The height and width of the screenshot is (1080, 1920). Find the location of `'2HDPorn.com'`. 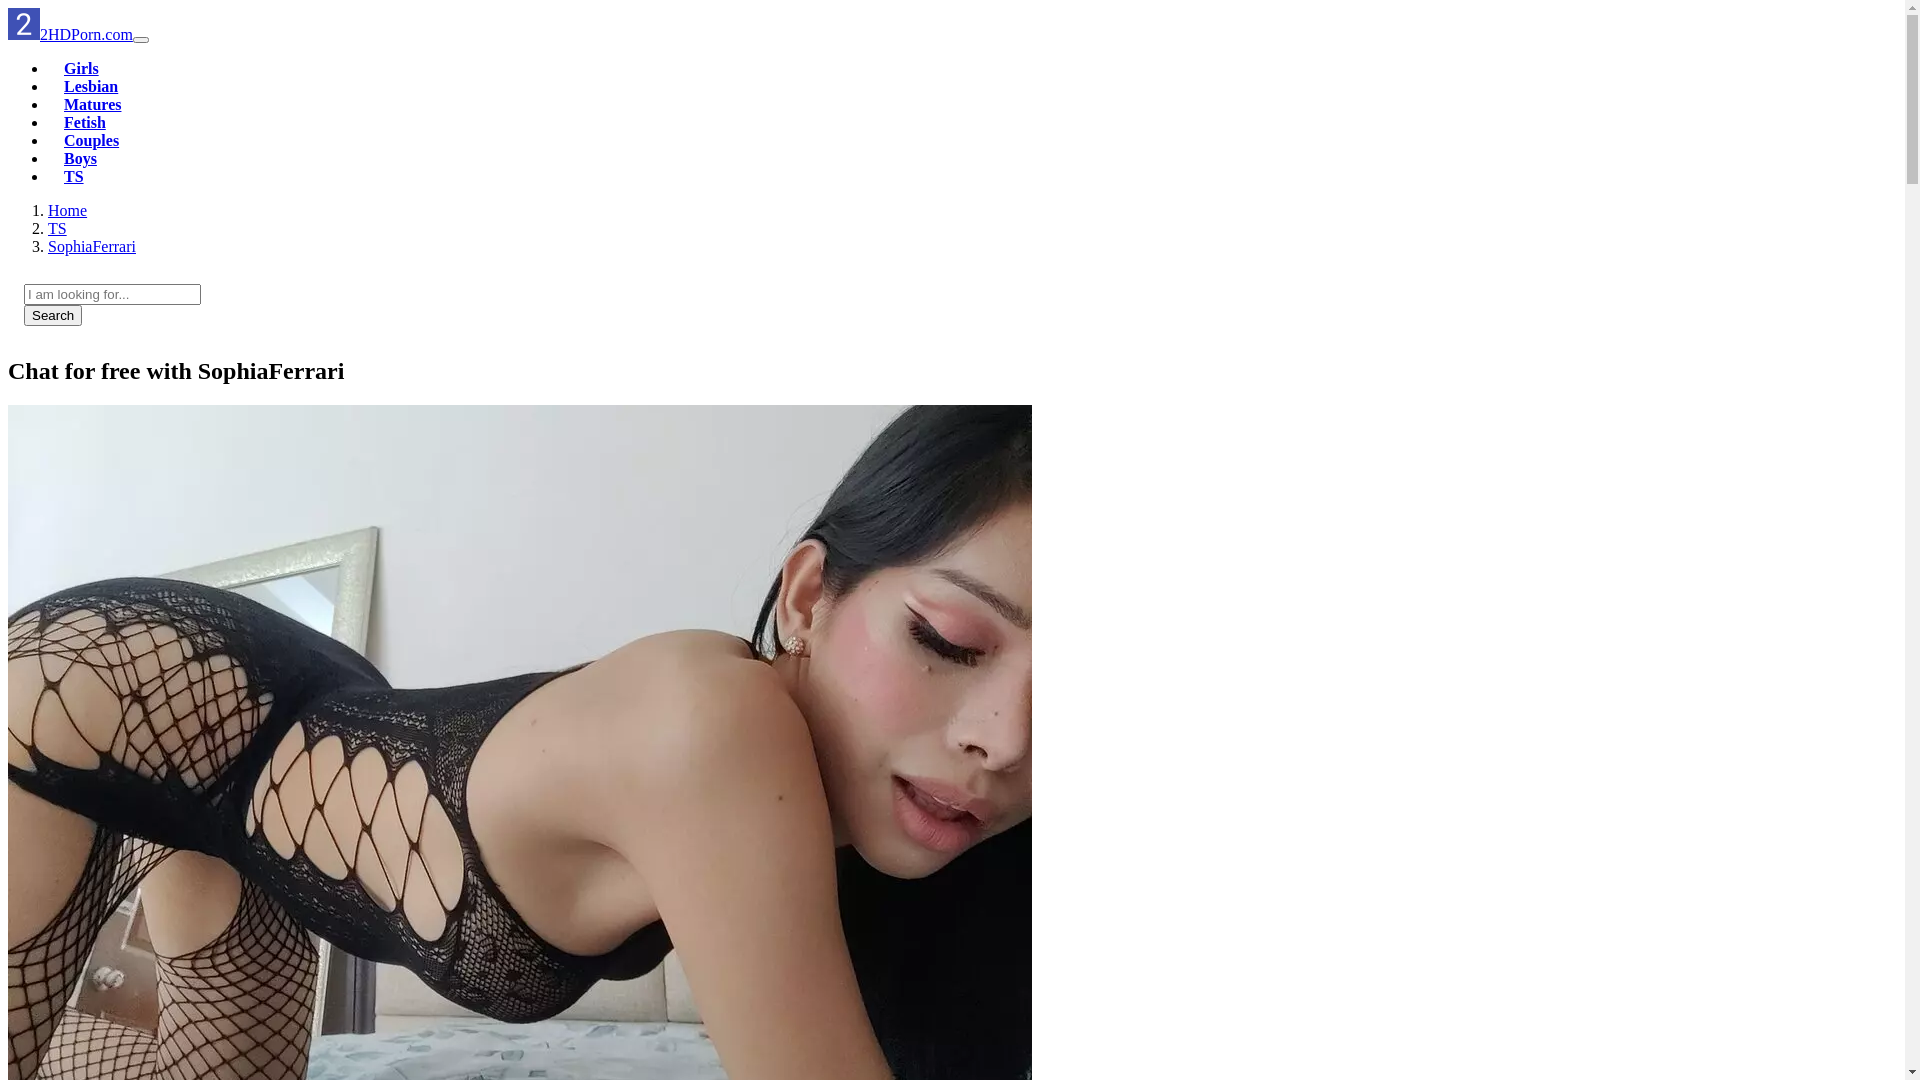

'2HDPorn.com' is located at coordinates (70, 34).